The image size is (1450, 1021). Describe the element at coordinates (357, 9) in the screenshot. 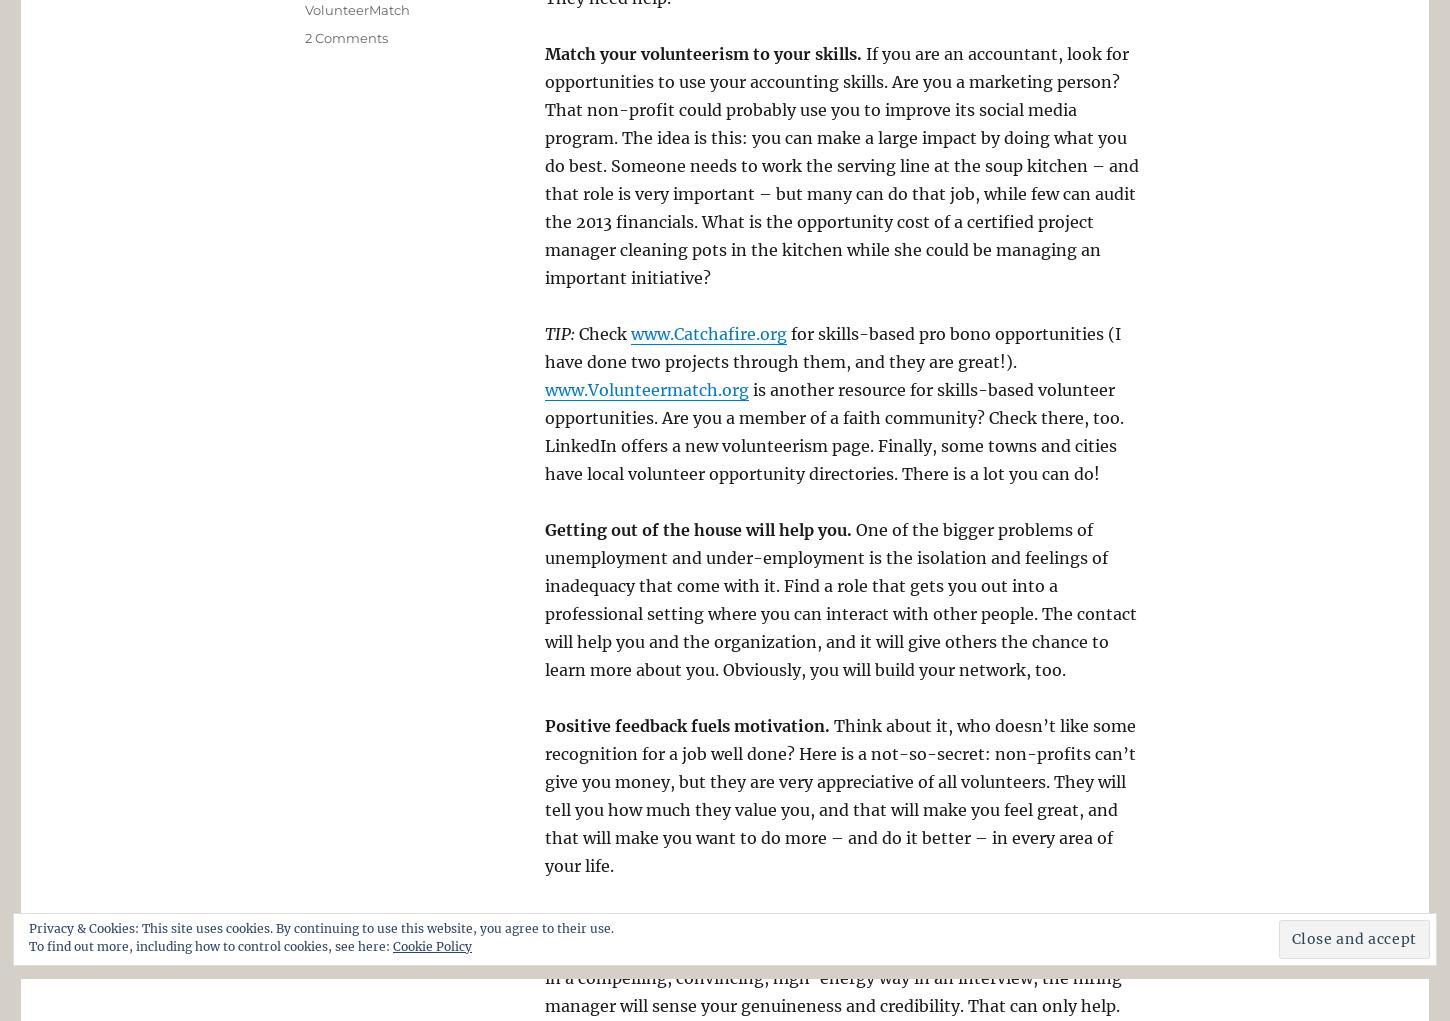

I see `'VolunteerMatch'` at that location.